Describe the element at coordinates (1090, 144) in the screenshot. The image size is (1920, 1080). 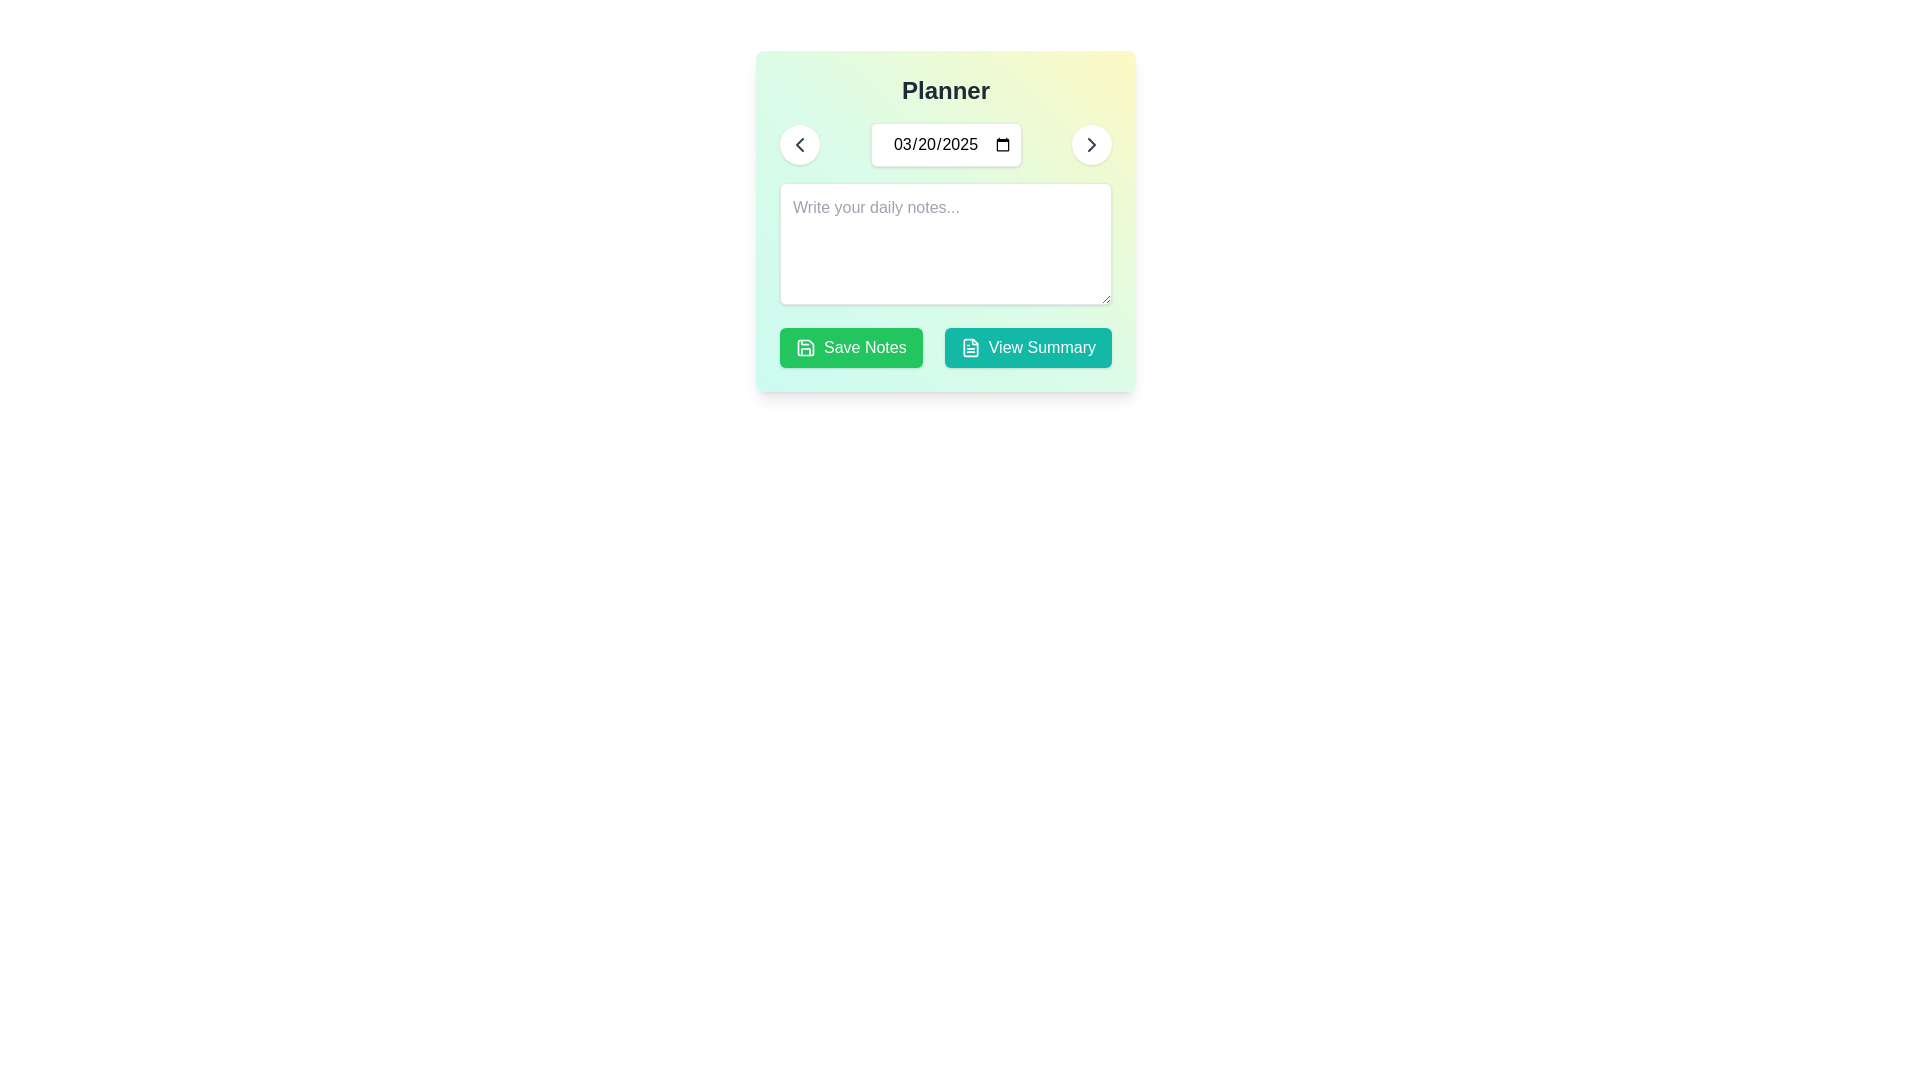
I see `the right-facing chevron icon inside the circular button with a light gray background, located to the right of the date selection field in the planner widget` at that location.